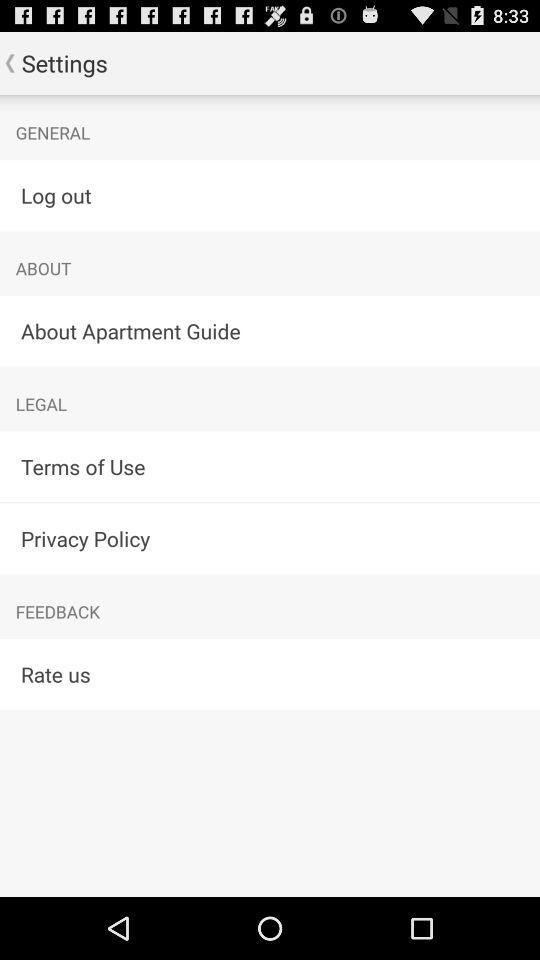 The height and width of the screenshot is (960, 540). I want to click on log out item, so click(270, 194).